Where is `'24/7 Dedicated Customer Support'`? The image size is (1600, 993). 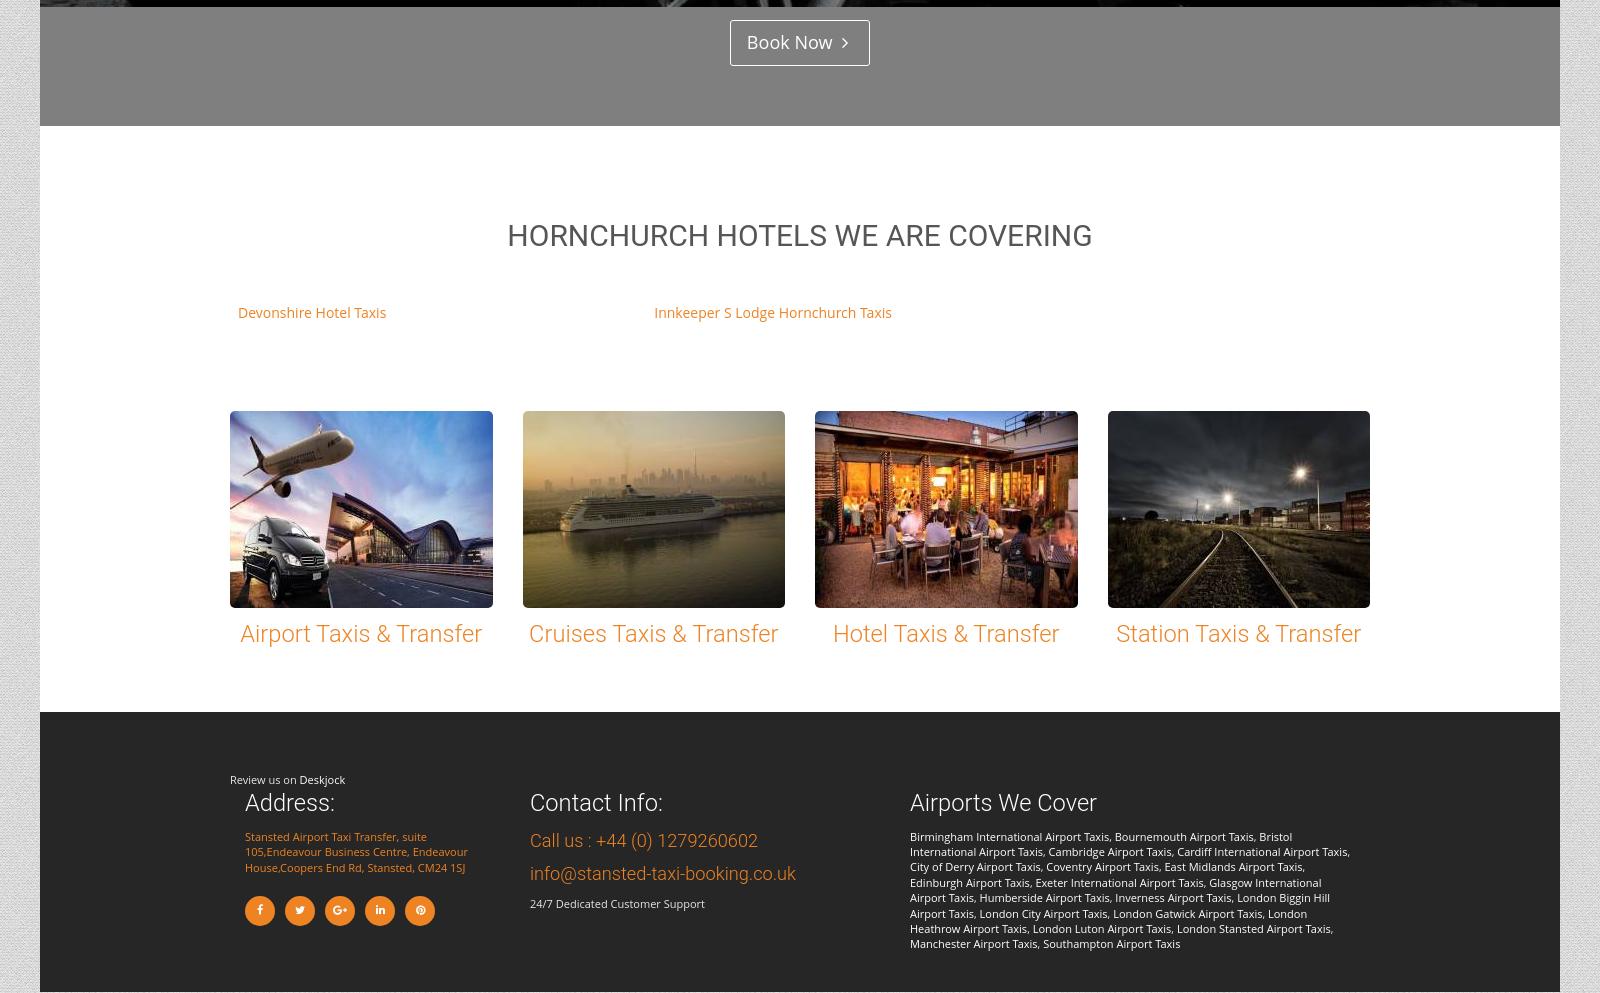 '24/7 Dedicated Customer Support' is located at coordinates (528, 902).